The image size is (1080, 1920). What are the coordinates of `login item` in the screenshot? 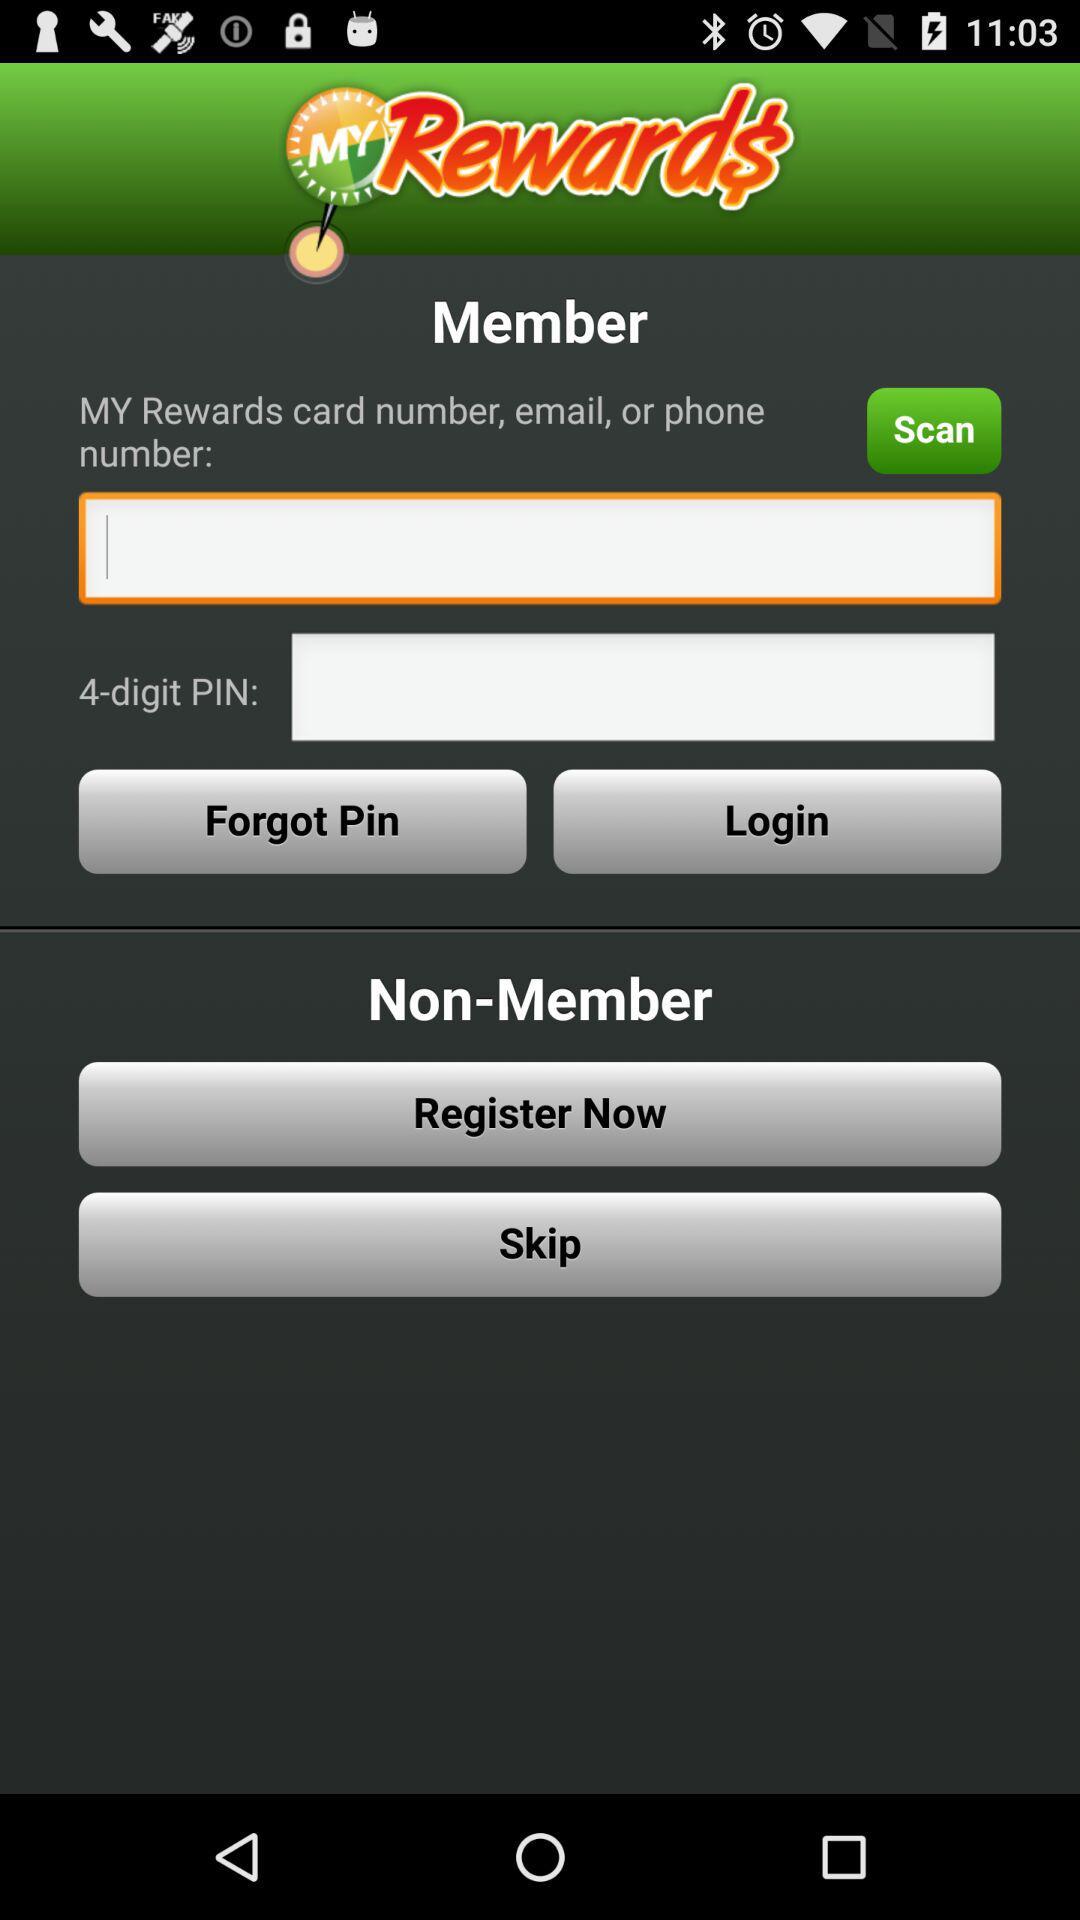 It's located at (776, 821).